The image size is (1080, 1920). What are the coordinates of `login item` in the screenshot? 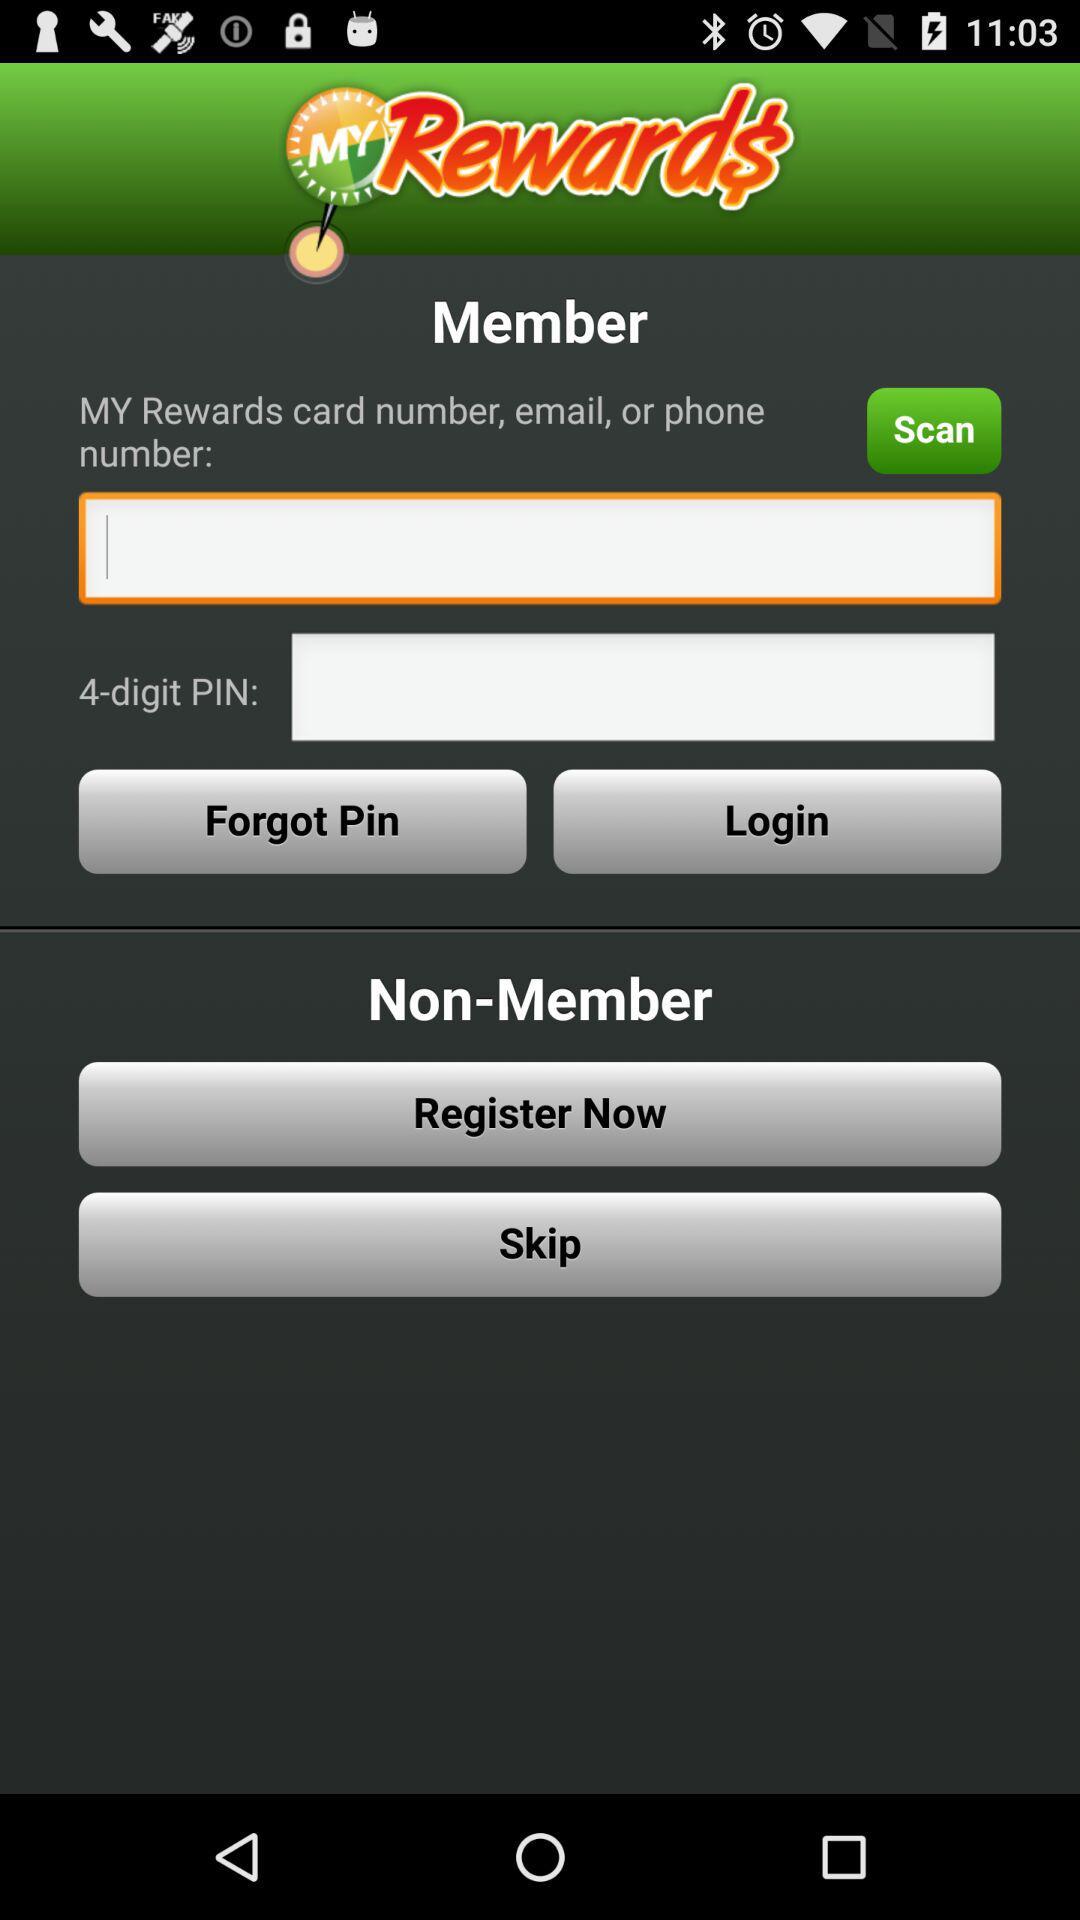 It's located at (776, 821).